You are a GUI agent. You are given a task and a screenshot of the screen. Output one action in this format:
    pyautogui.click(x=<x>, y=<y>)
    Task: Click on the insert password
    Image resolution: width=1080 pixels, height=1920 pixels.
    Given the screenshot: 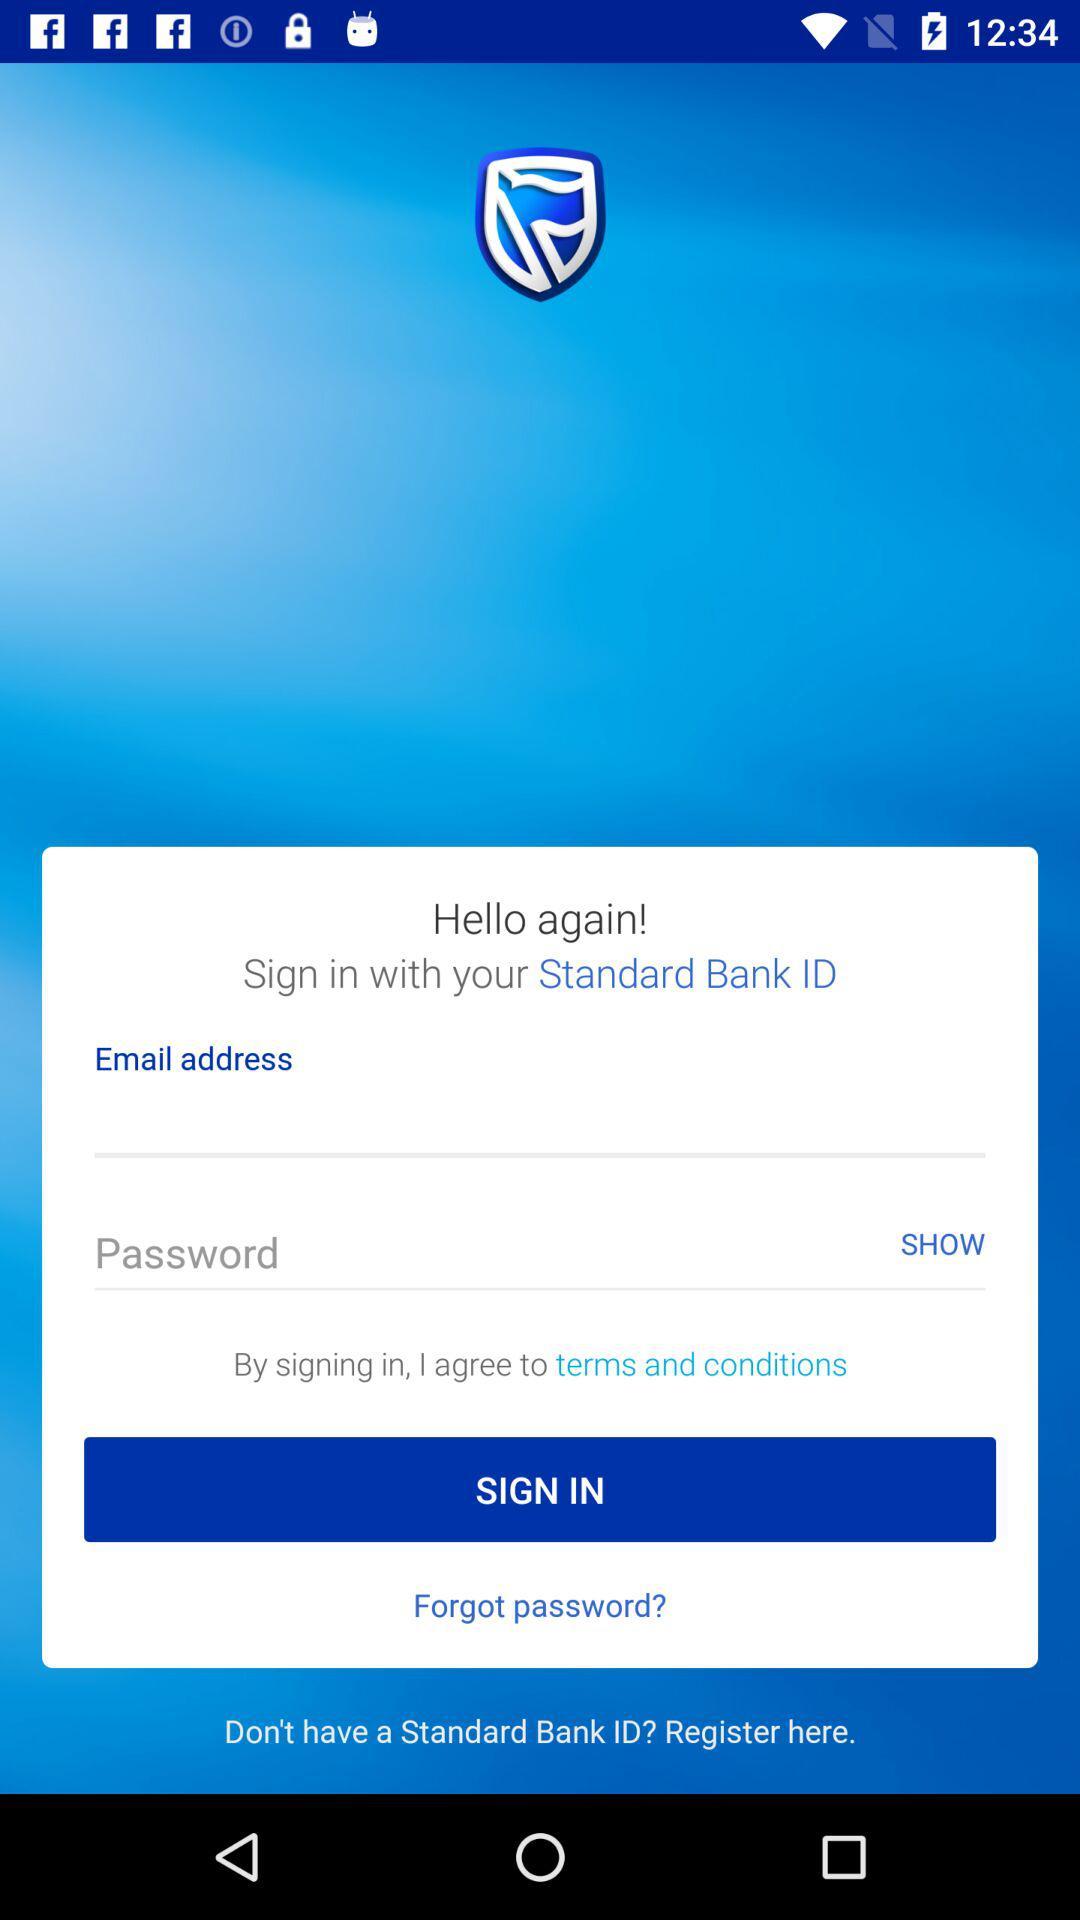 What is the action you would take?
    pyautogui.click(x=540, y=1256)
    